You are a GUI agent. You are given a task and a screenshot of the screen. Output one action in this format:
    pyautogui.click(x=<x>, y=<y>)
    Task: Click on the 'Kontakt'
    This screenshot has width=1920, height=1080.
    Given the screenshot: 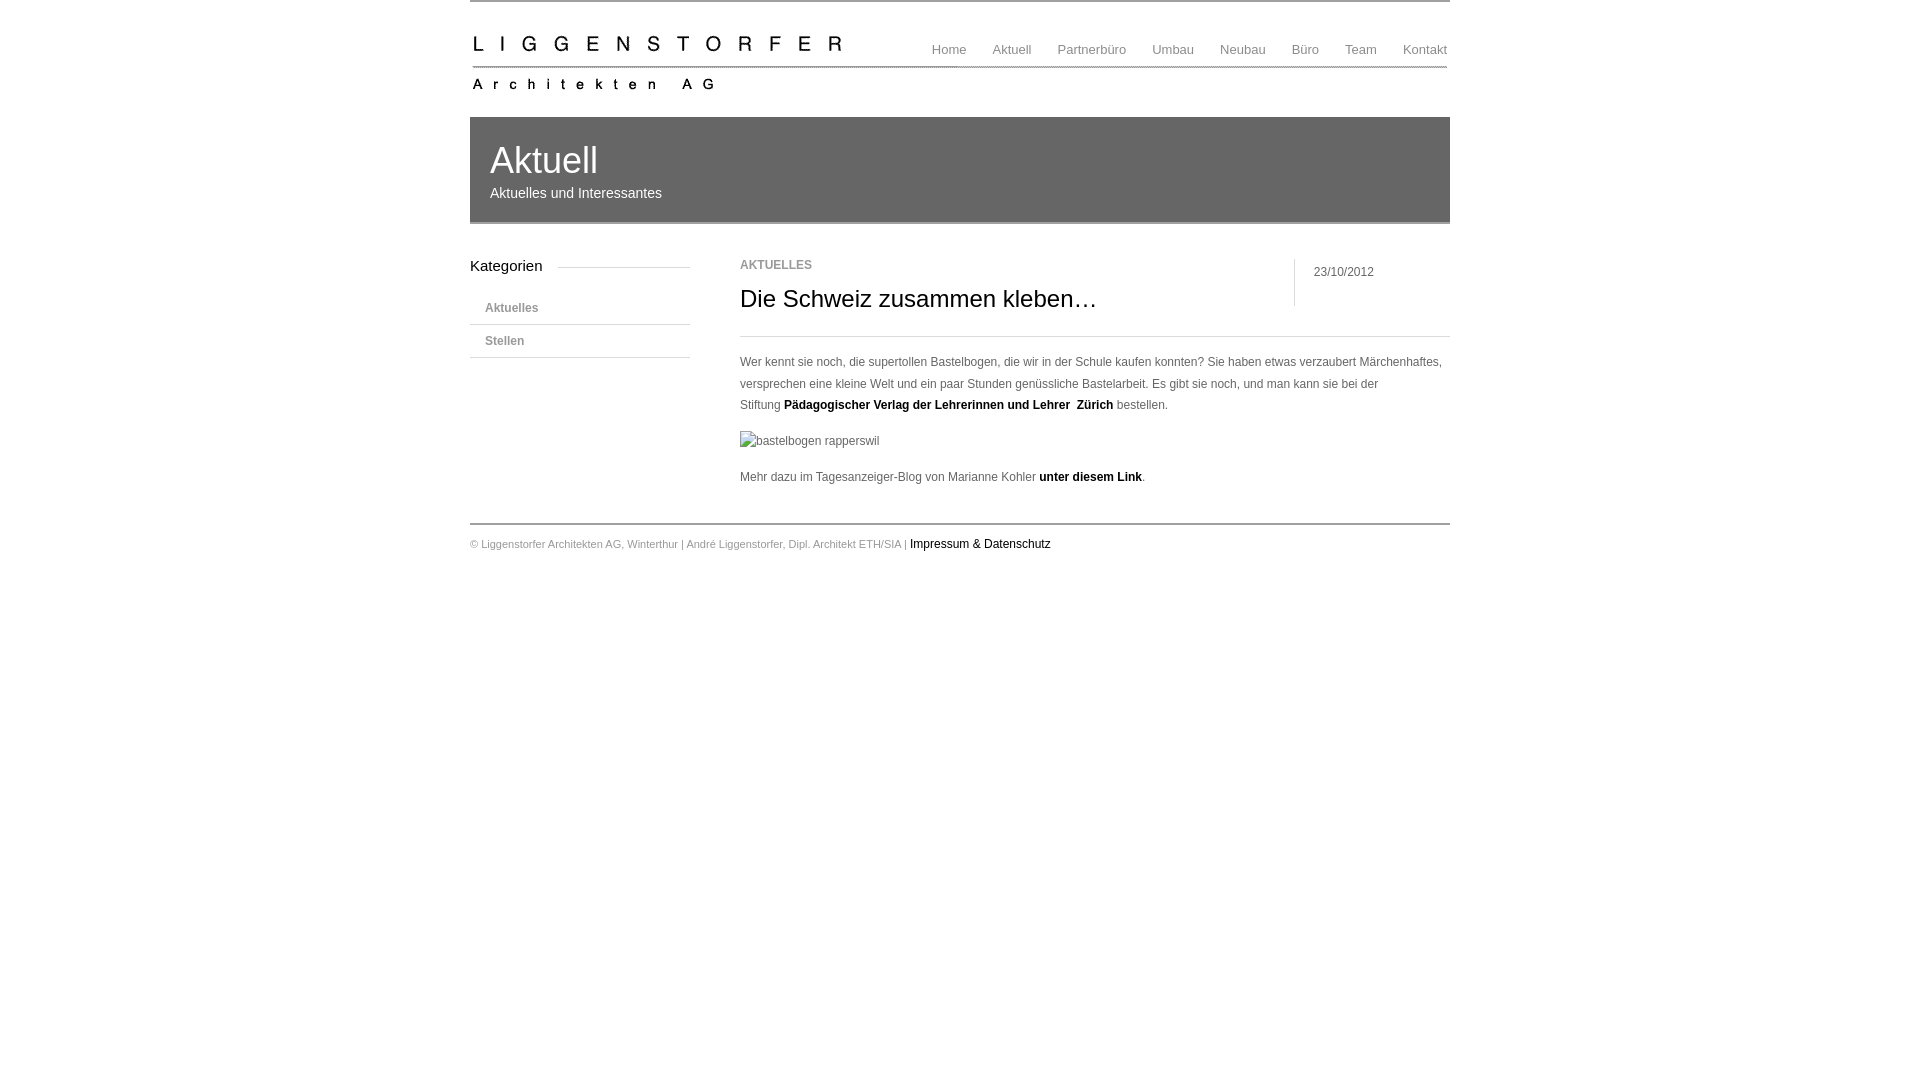 What is the action you would take?
    pyautogui.click(x=1399, y=33)
    